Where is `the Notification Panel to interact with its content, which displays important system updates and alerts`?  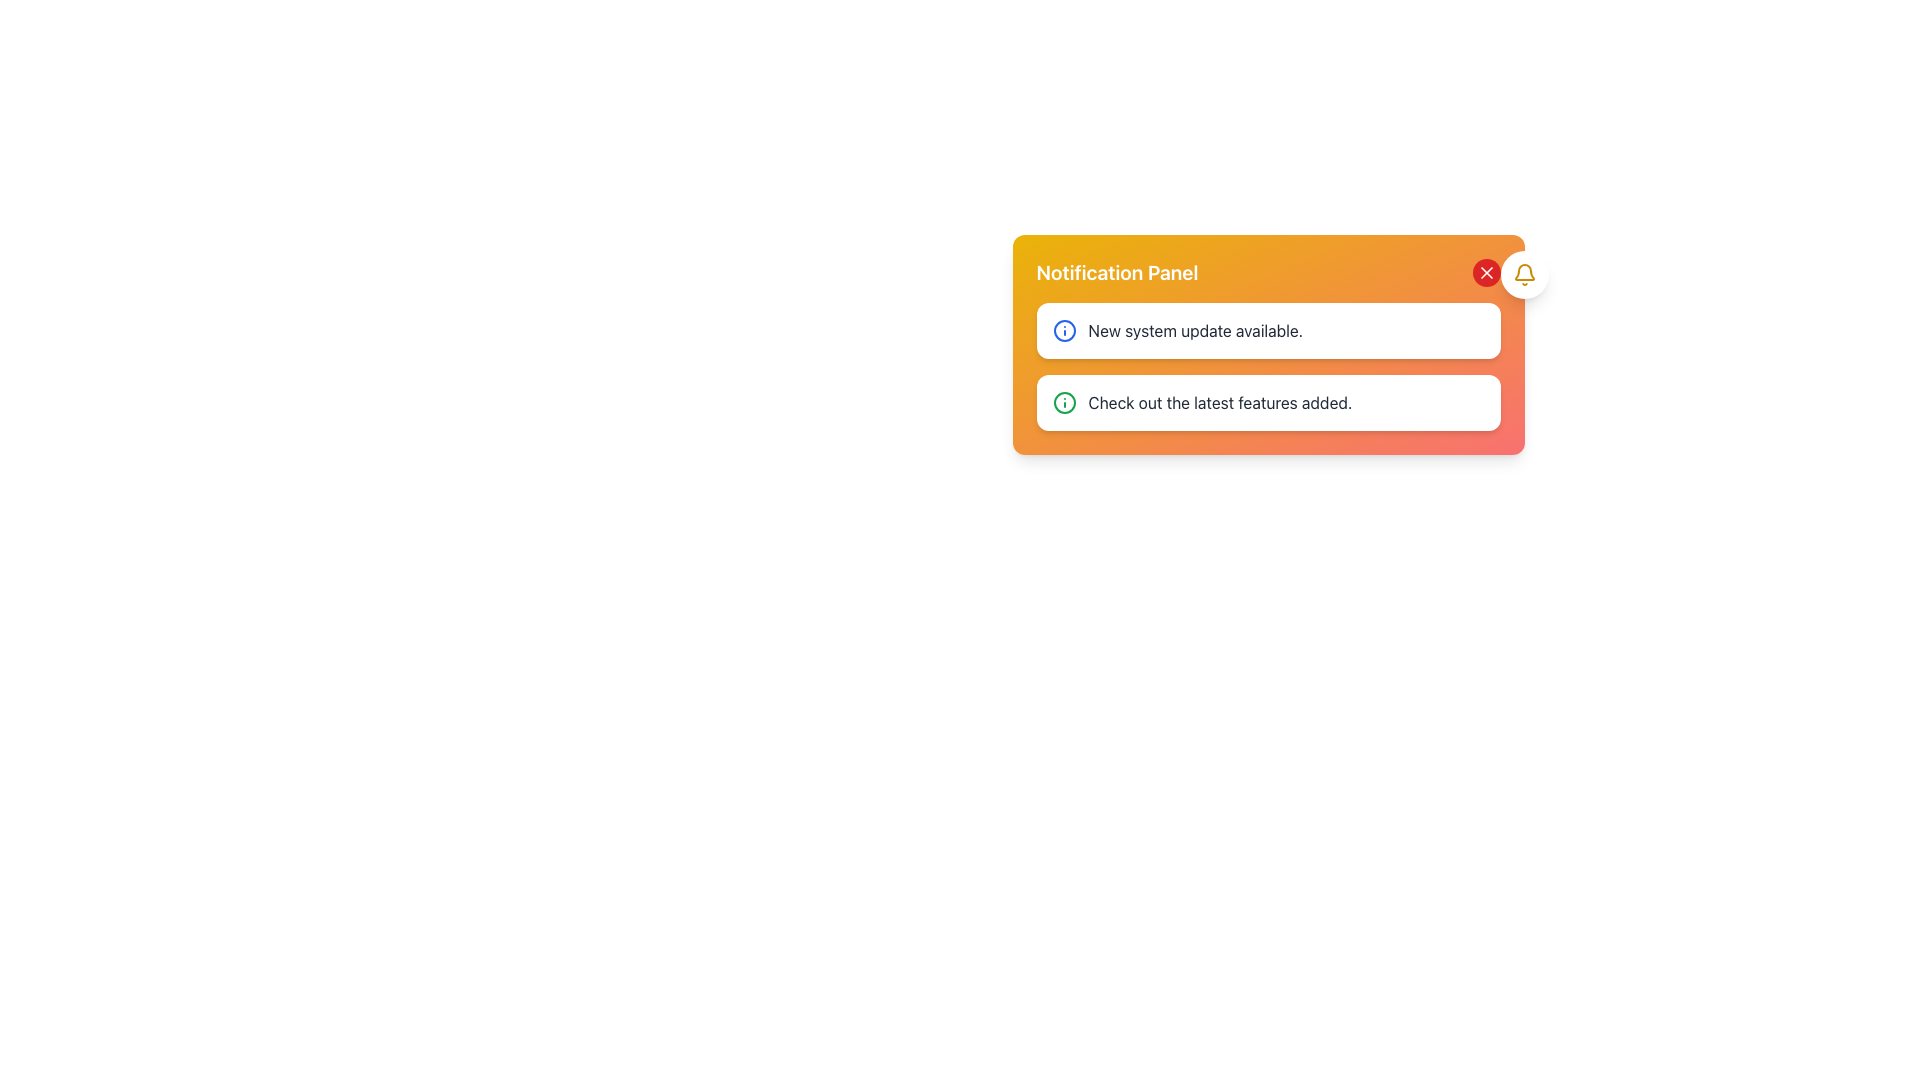
the Notification Panel to interact with its content, which displays important system updates and alerts is located at coordinates (1267, 343).